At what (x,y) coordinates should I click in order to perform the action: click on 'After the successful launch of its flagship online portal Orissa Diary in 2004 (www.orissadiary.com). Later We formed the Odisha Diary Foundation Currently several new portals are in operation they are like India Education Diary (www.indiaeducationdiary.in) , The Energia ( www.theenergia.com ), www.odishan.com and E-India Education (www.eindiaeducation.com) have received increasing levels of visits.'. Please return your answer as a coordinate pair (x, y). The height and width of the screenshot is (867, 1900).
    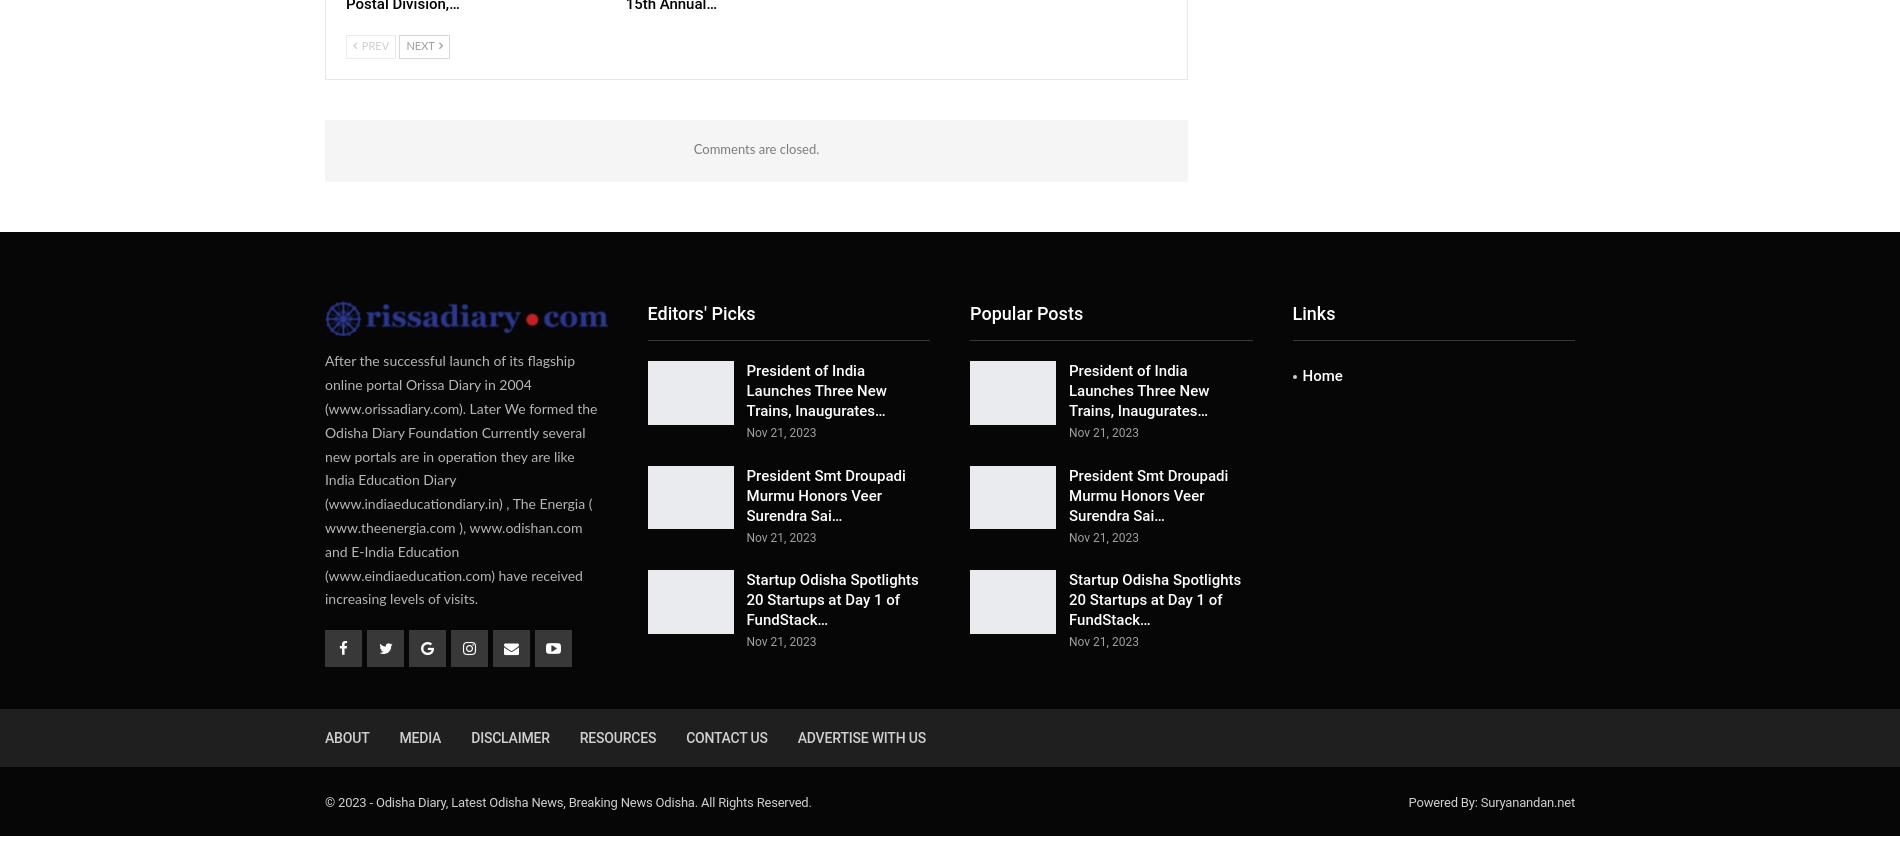
    Looking at the image, I should click on (459, 480).